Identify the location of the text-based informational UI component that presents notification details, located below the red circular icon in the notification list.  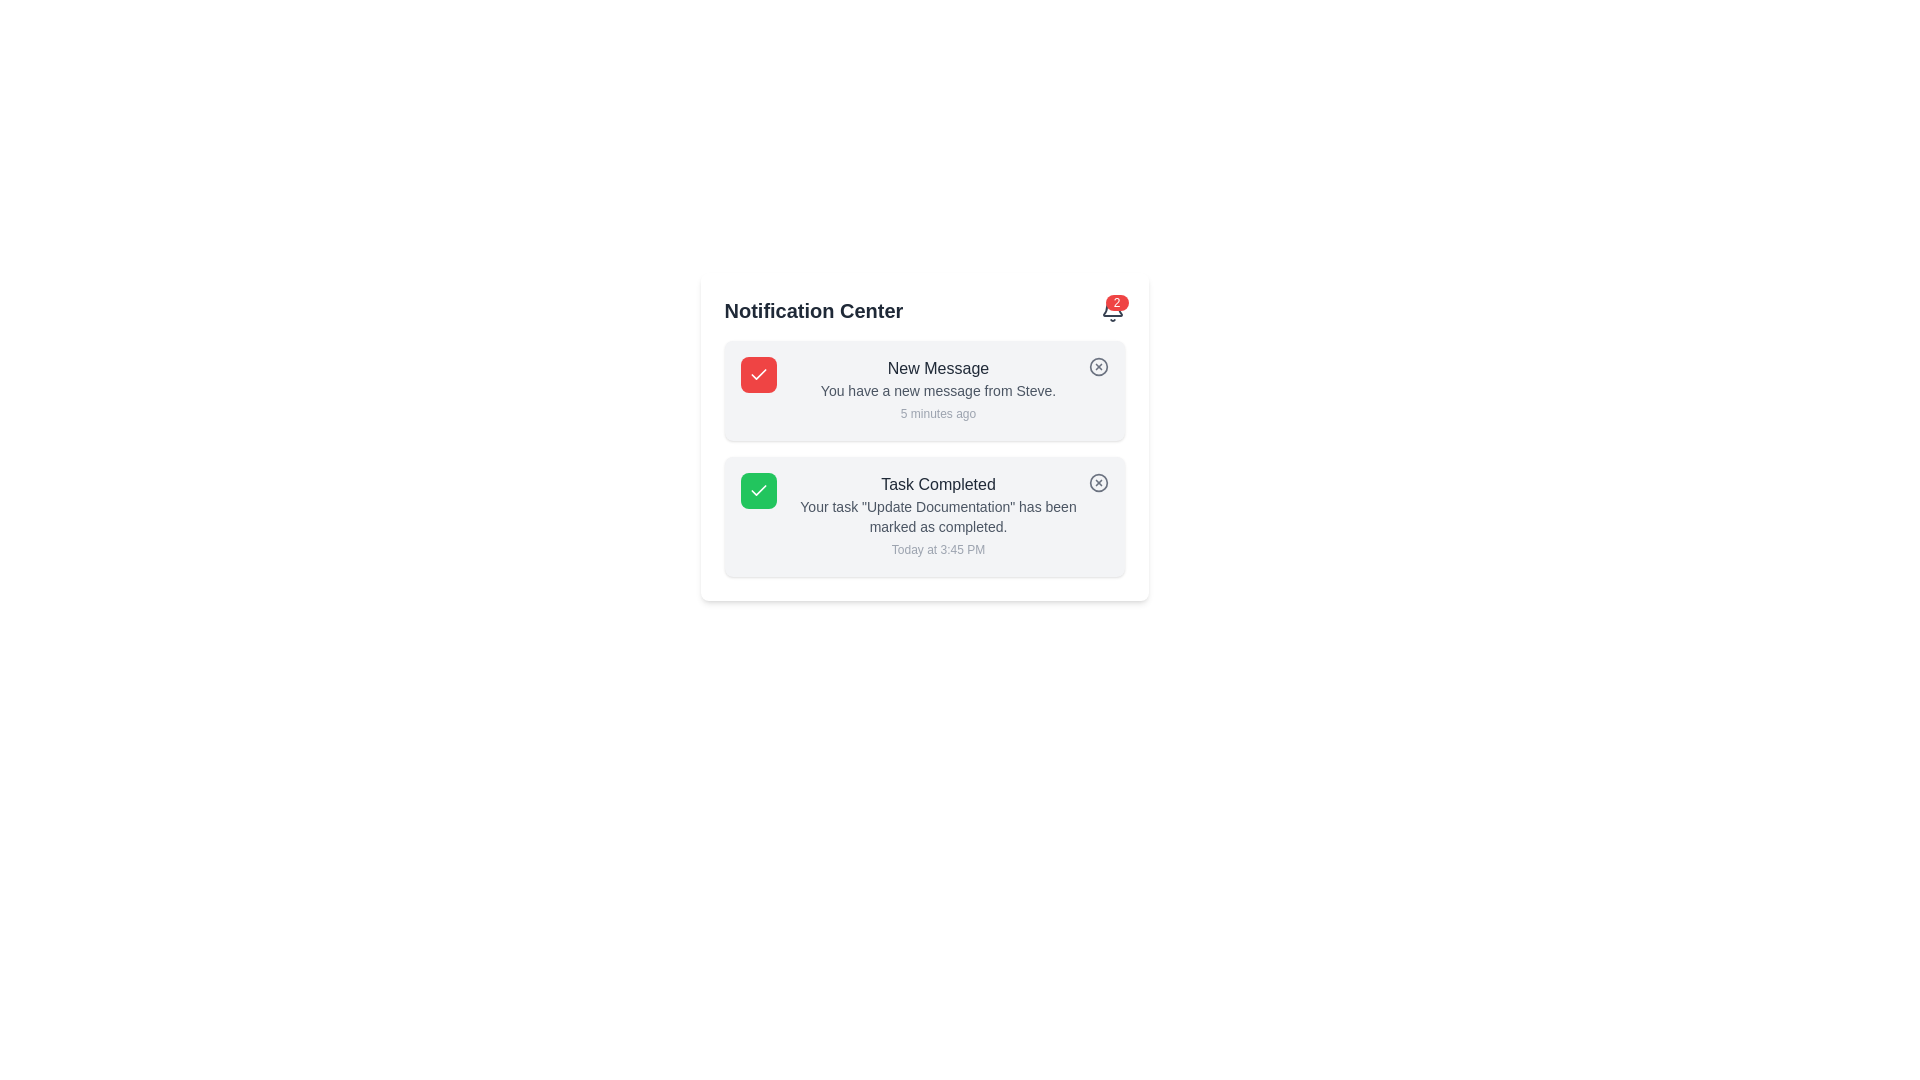
(937, 390).